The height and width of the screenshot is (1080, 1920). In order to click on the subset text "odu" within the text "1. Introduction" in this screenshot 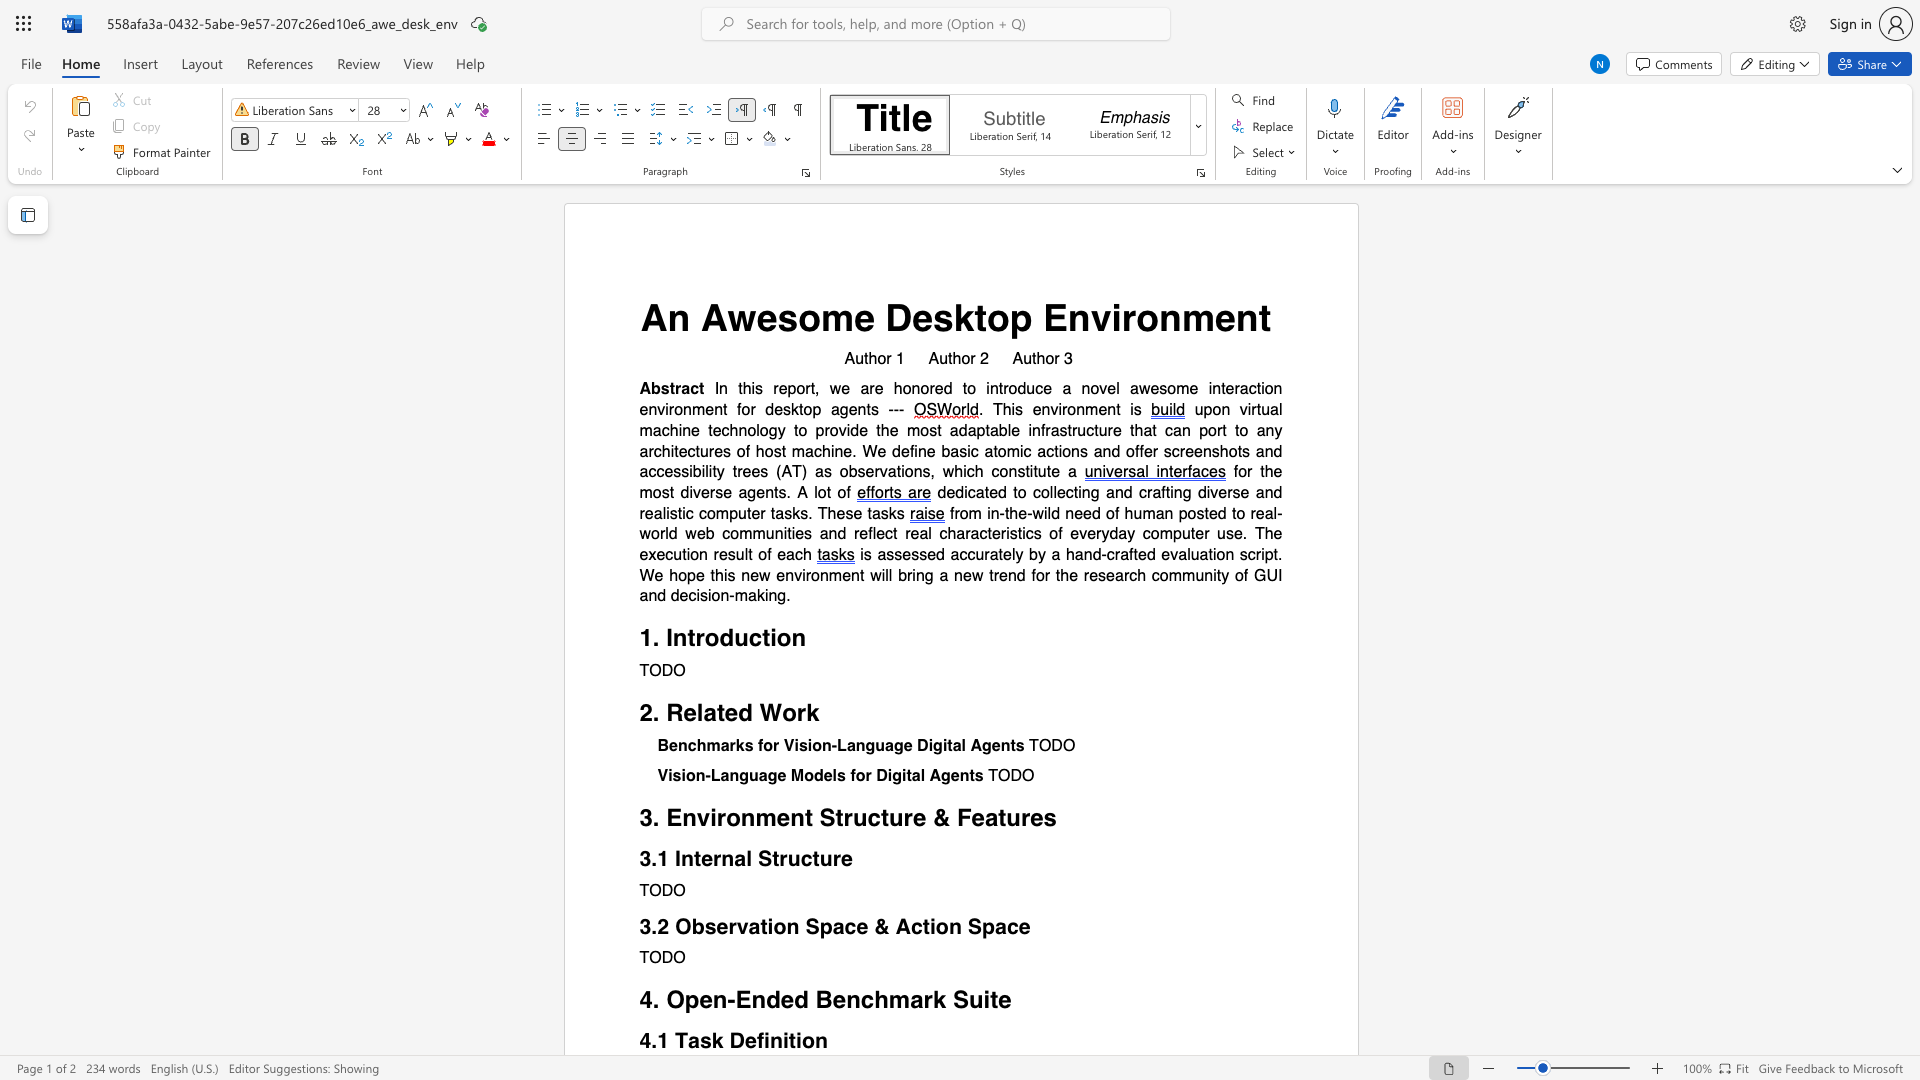, I will do `click(704, 638)`.